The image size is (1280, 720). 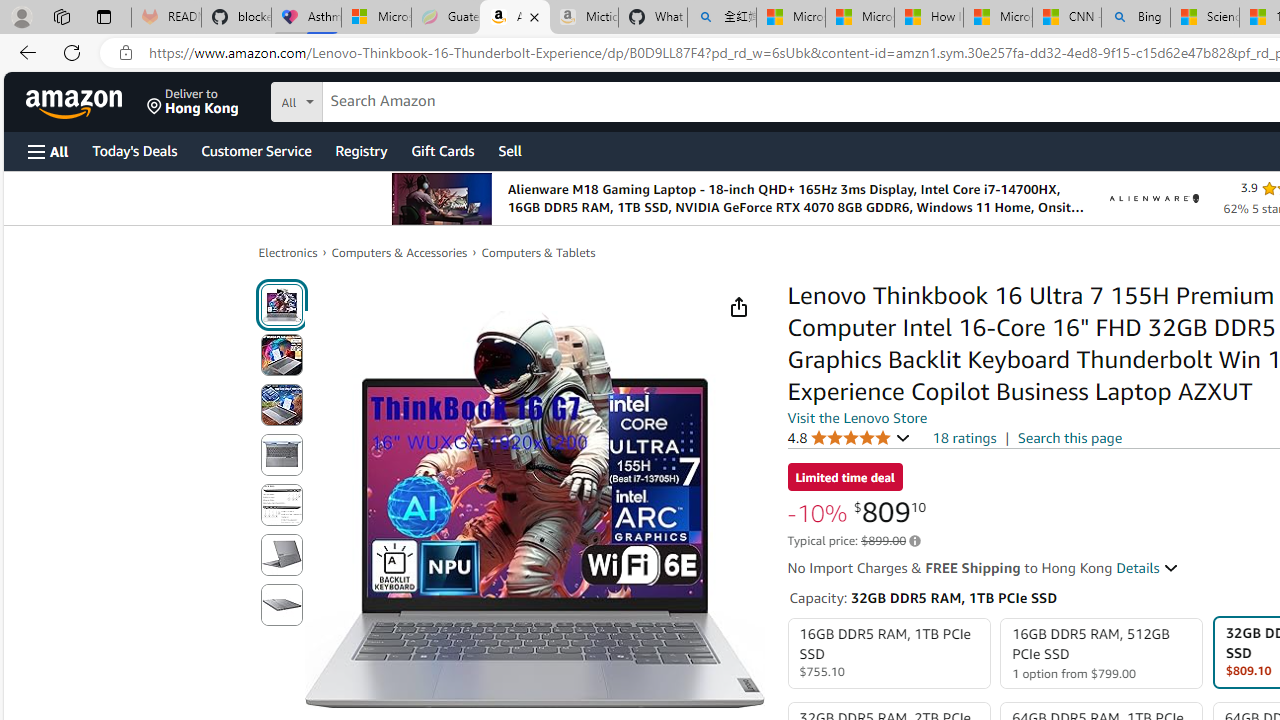 What do you see at coordinates (538, 252) in the screenshot?
I see `'Computers & Tablets'` at bounding box center [538, 252].